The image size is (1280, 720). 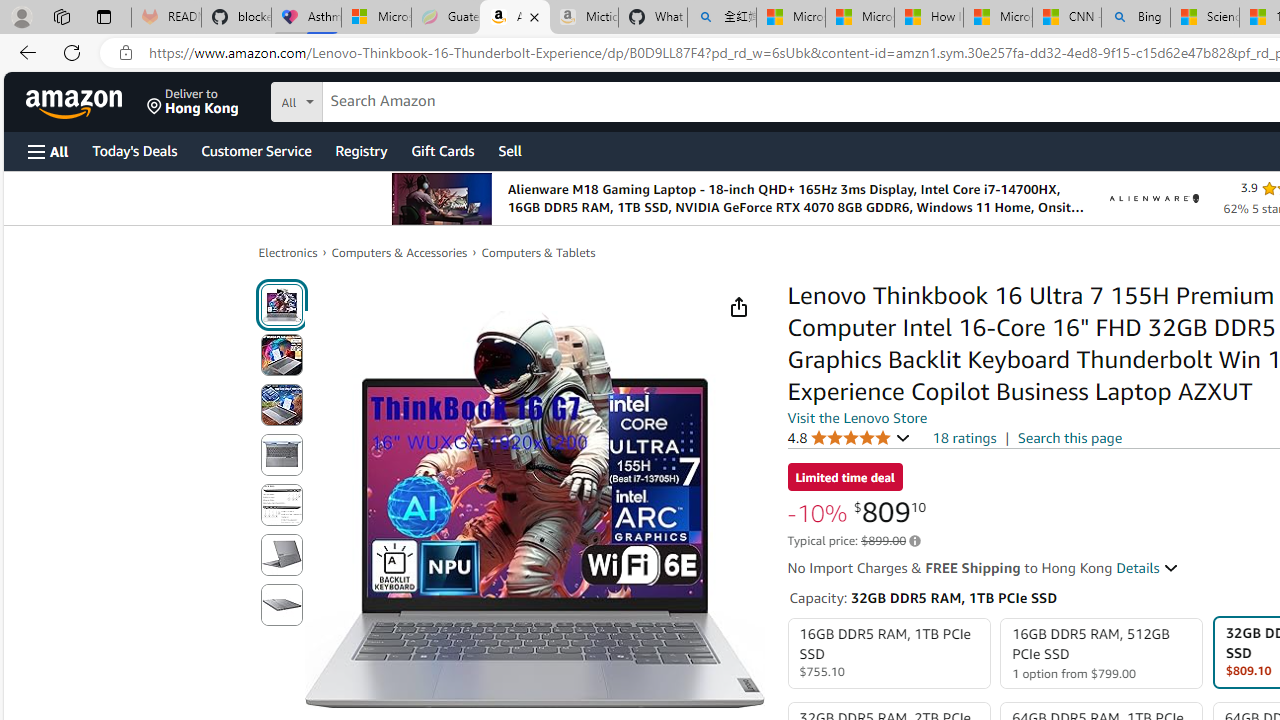 What do you see at coordinates (538, 252) in the screenshot?
I see `'Computers & Tablets'` at bounding box center [538, 252].